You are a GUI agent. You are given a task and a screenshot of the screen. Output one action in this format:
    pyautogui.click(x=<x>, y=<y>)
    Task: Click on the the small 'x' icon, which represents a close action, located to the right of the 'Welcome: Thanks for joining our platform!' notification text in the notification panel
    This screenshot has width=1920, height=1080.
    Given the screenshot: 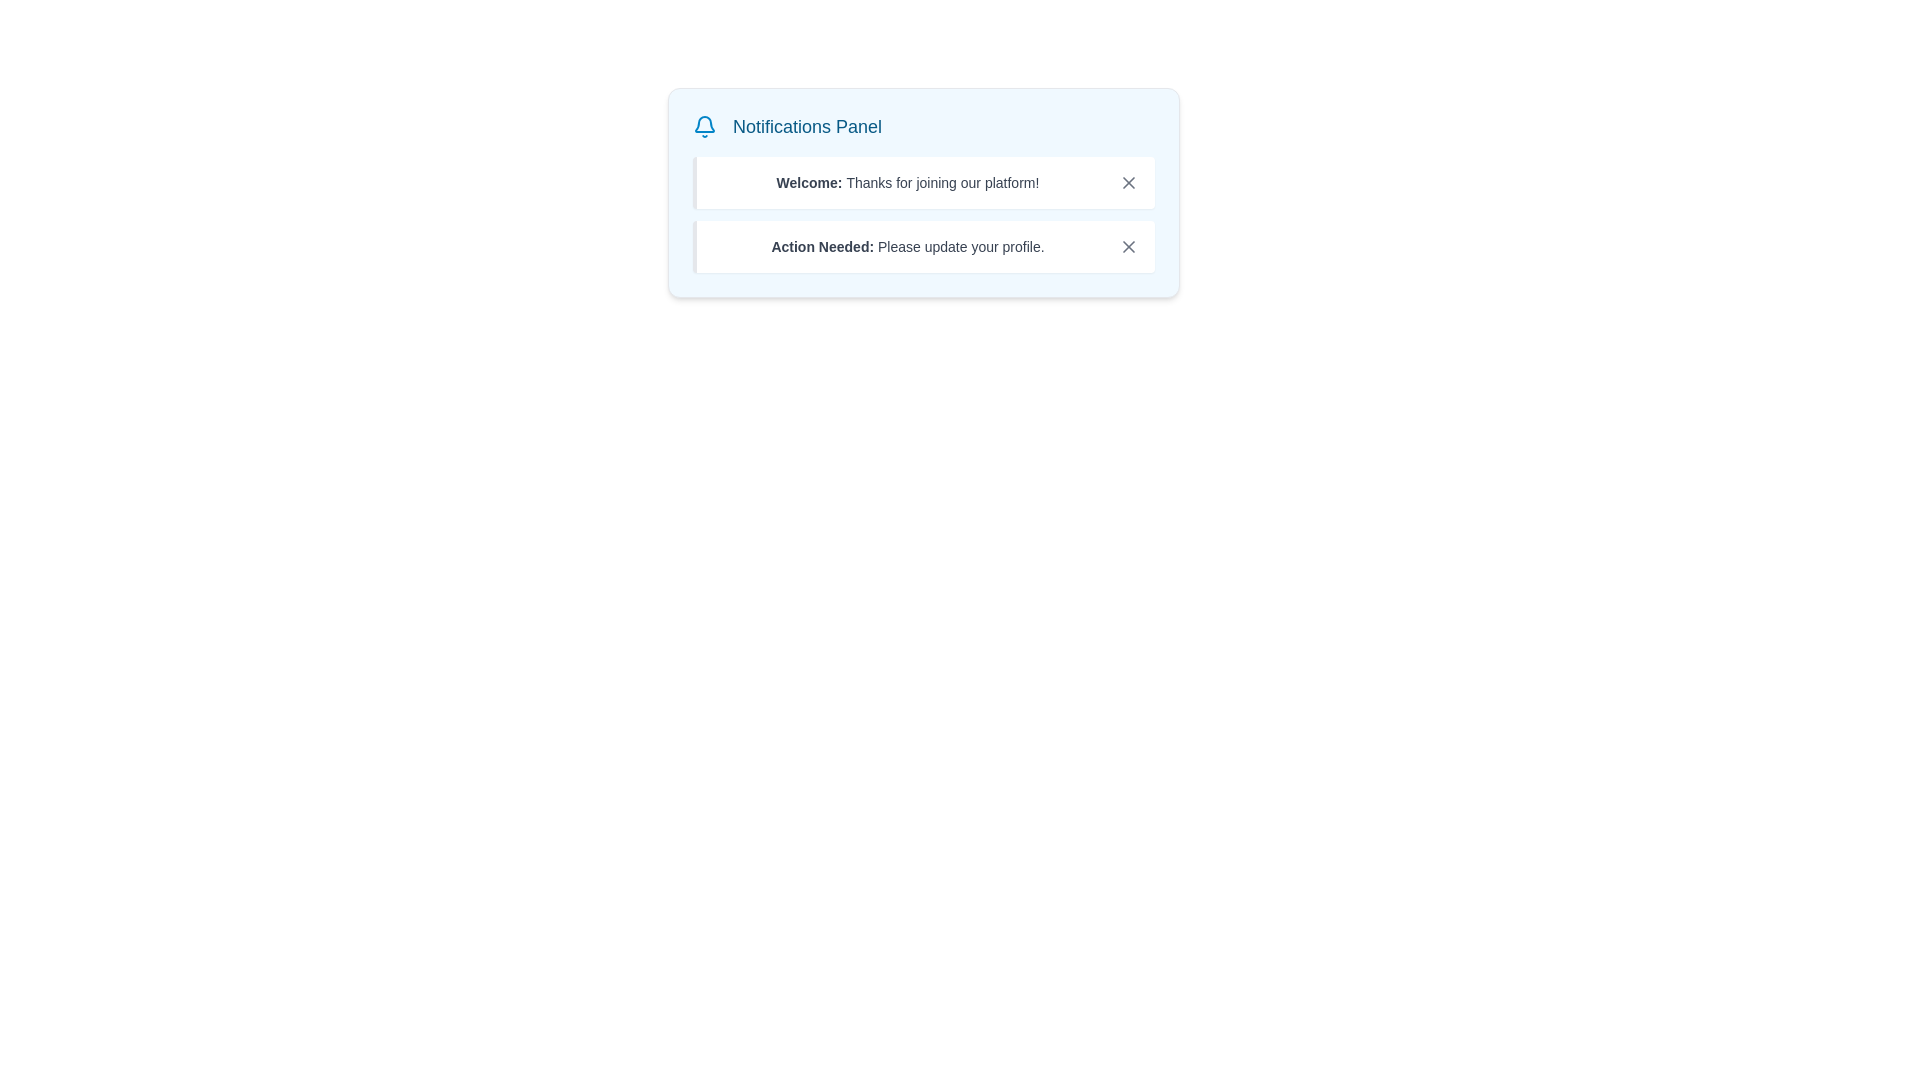 What is the action you would take?
    pyautogui.click(x=1128, y=182)
    